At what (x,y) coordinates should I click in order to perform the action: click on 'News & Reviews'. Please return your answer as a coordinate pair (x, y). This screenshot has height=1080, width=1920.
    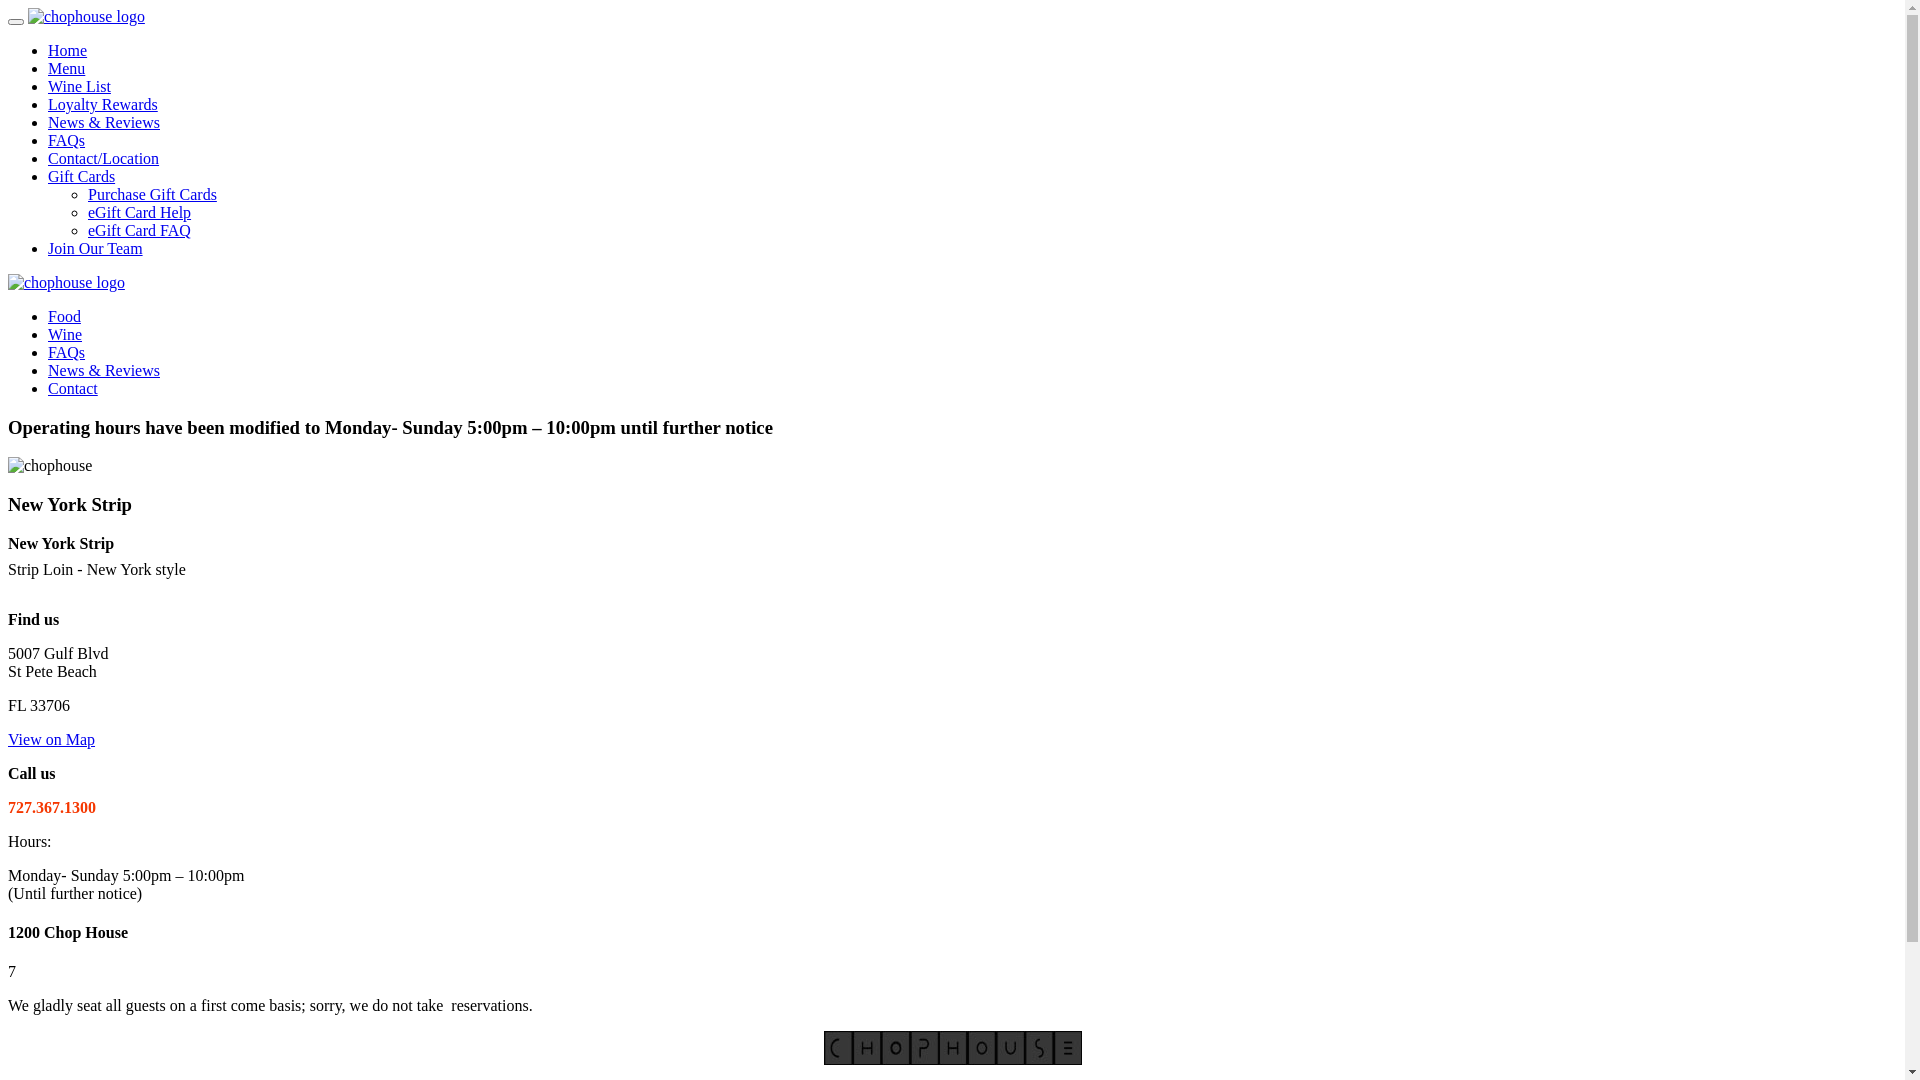
    Looking at the image, I should click on (103, 370).